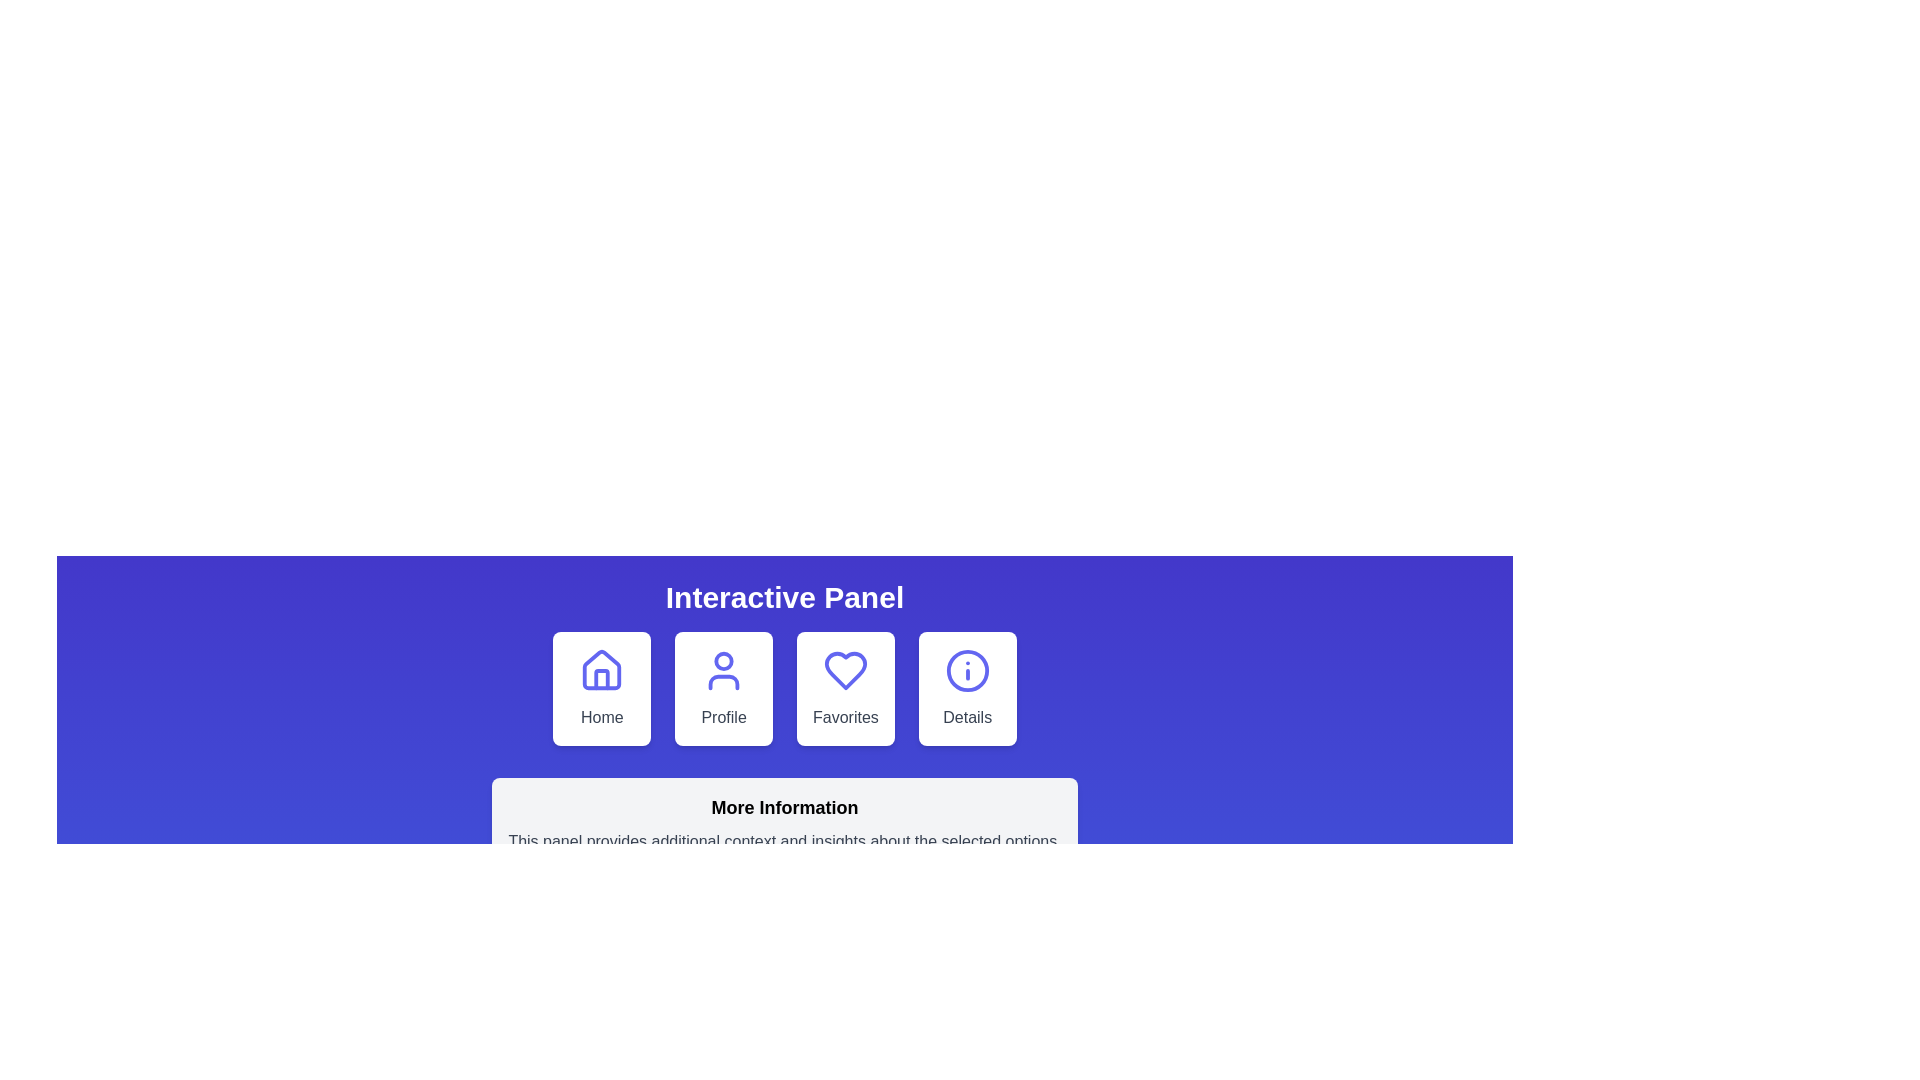 The image size is (1920, 1080). What do you see at coordinates (723, 671) in the screenshot?
I see `the circular indigo avatar icon located in the second card from the left in the row of interactive options` at bounding box center [723, 671].